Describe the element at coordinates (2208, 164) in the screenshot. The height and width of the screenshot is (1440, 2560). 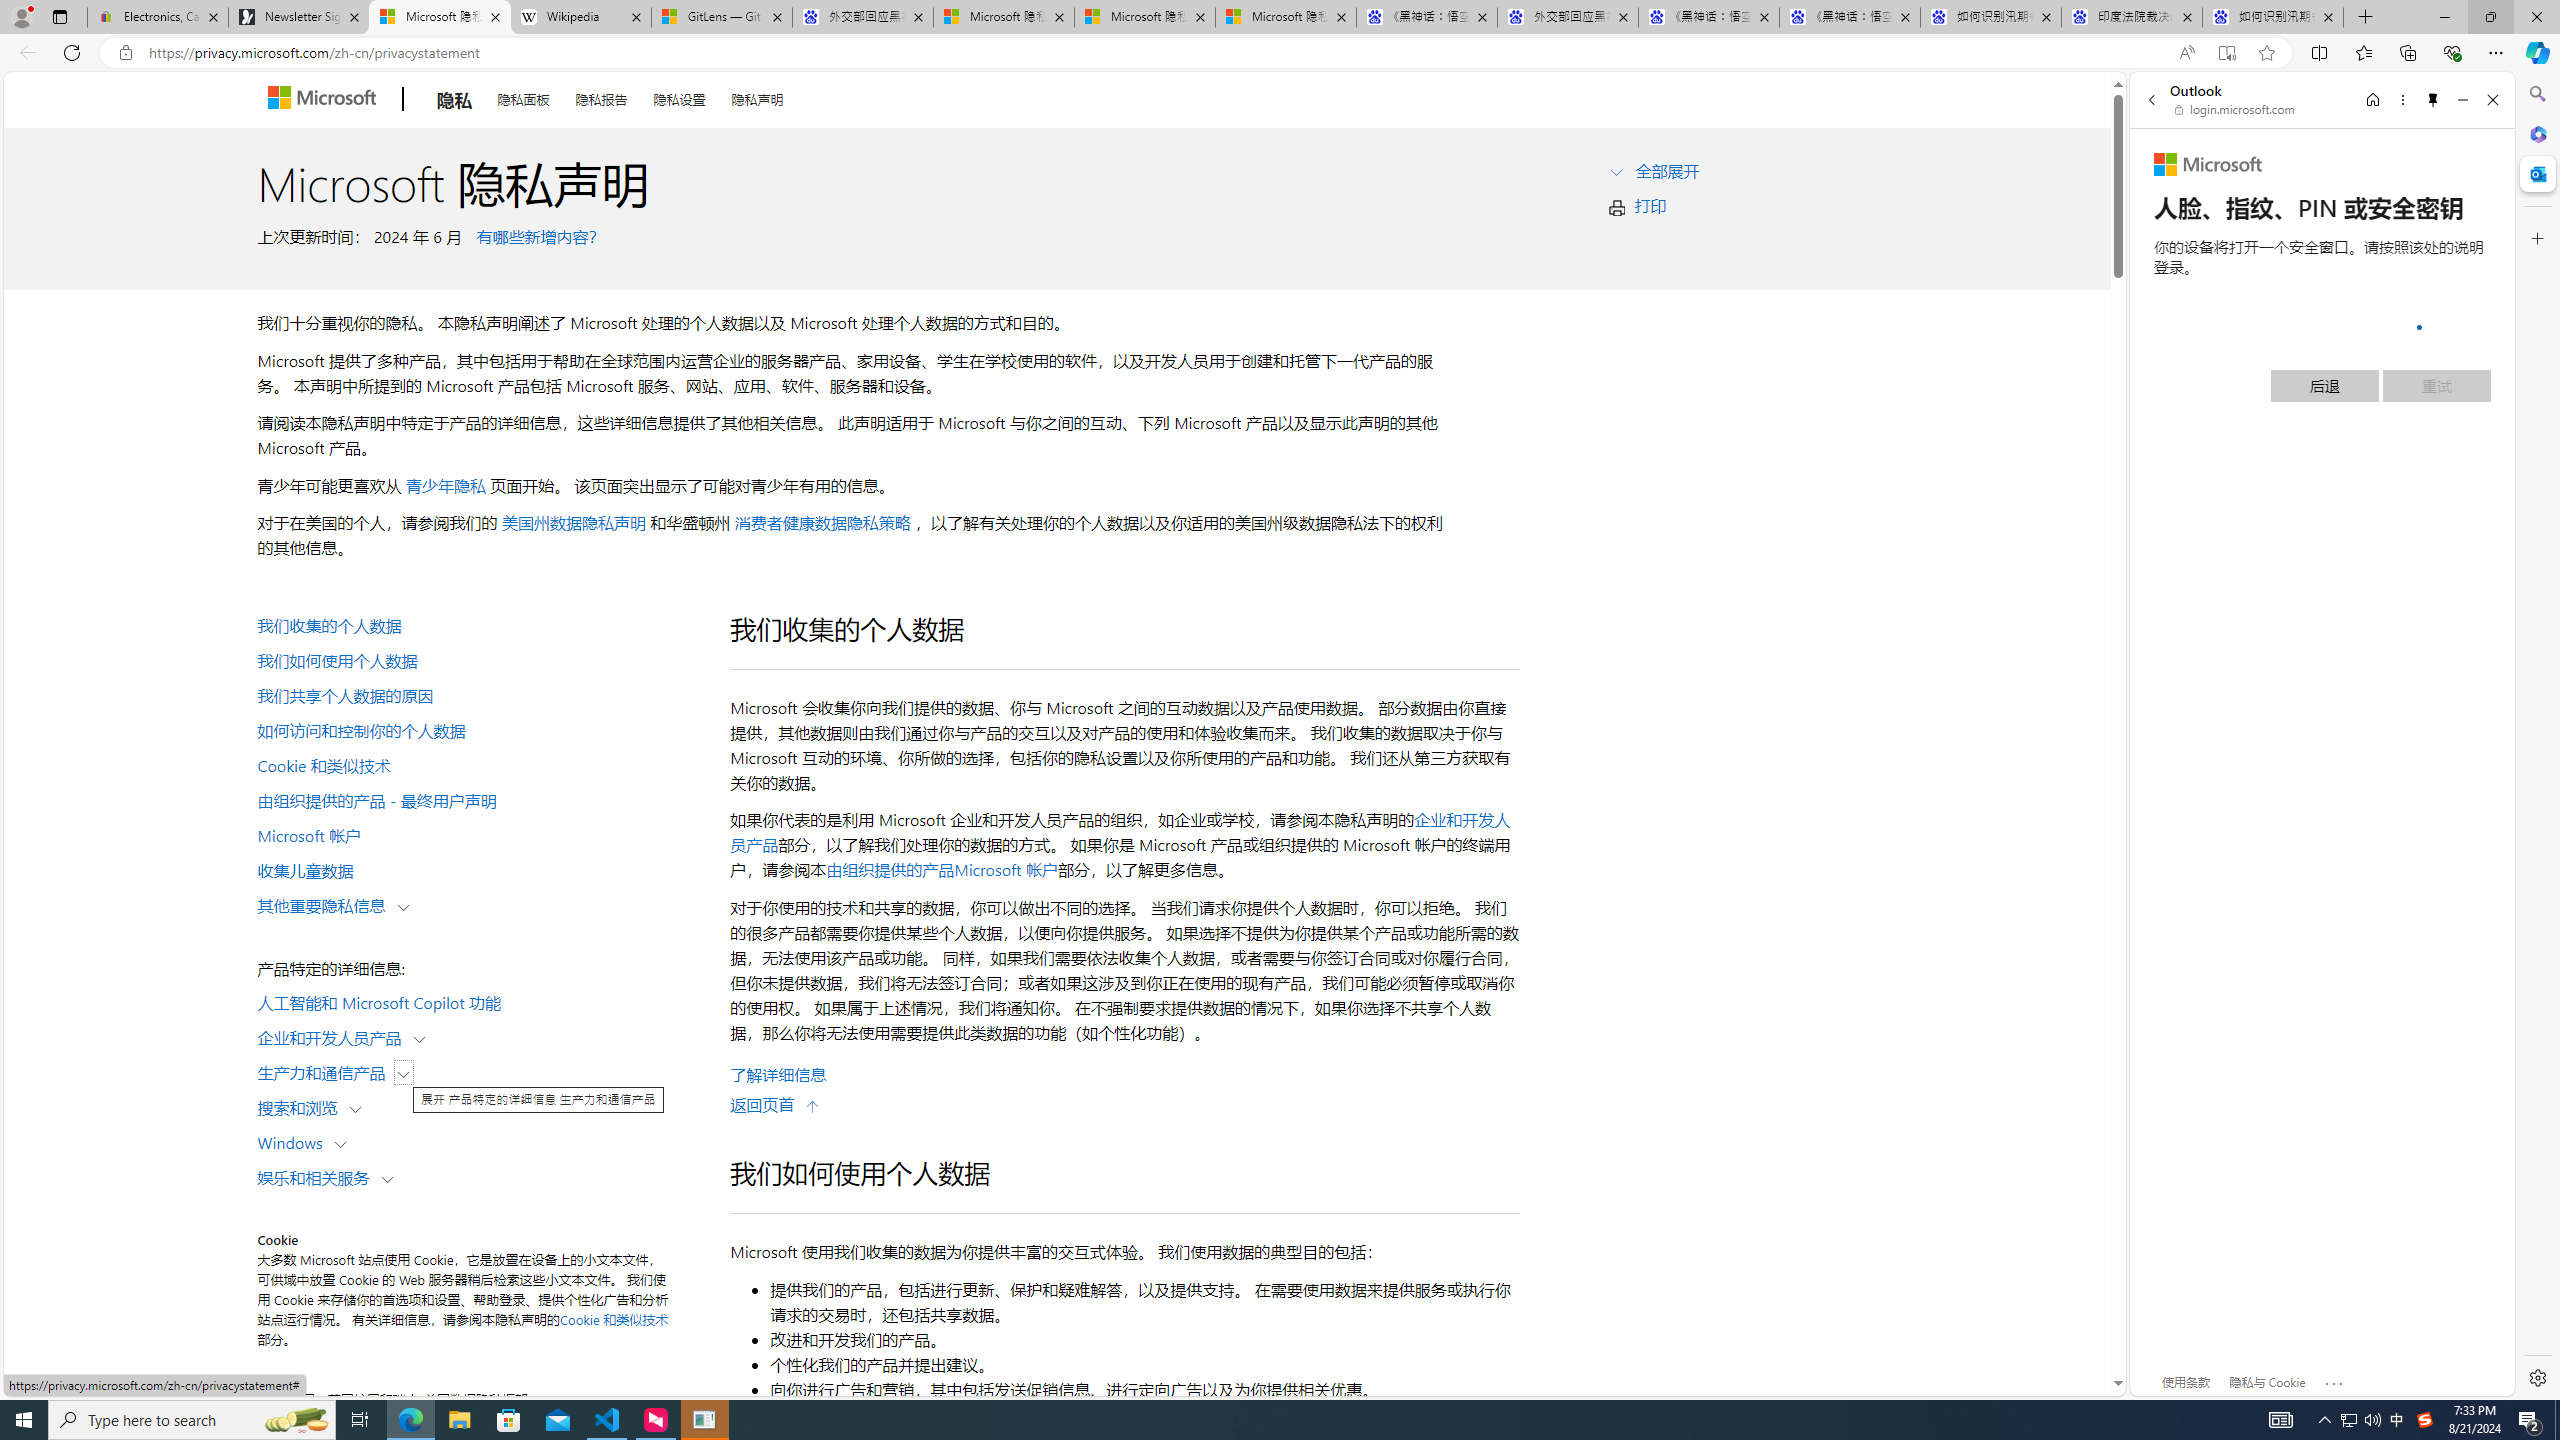
I see `'Microsoft'` at that location.